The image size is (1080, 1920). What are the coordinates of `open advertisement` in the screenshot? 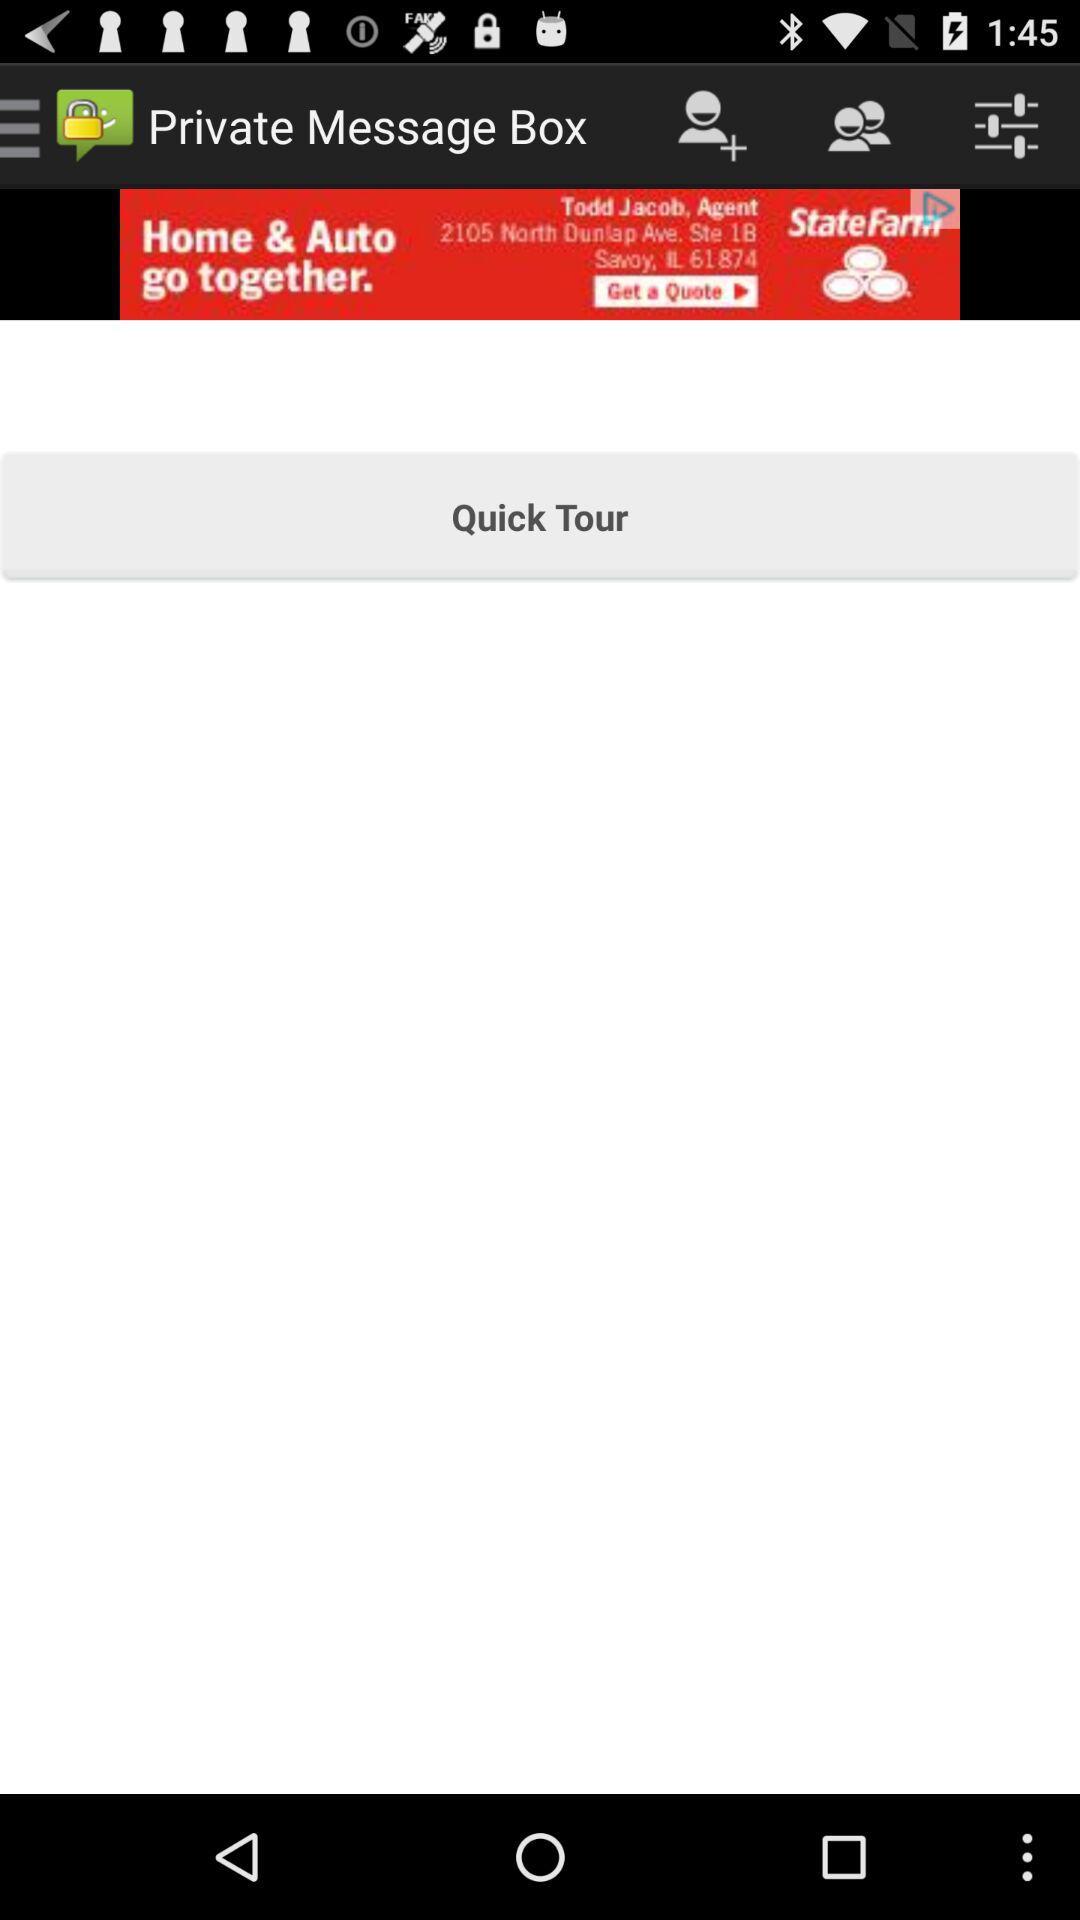 It's located at (540, 253).